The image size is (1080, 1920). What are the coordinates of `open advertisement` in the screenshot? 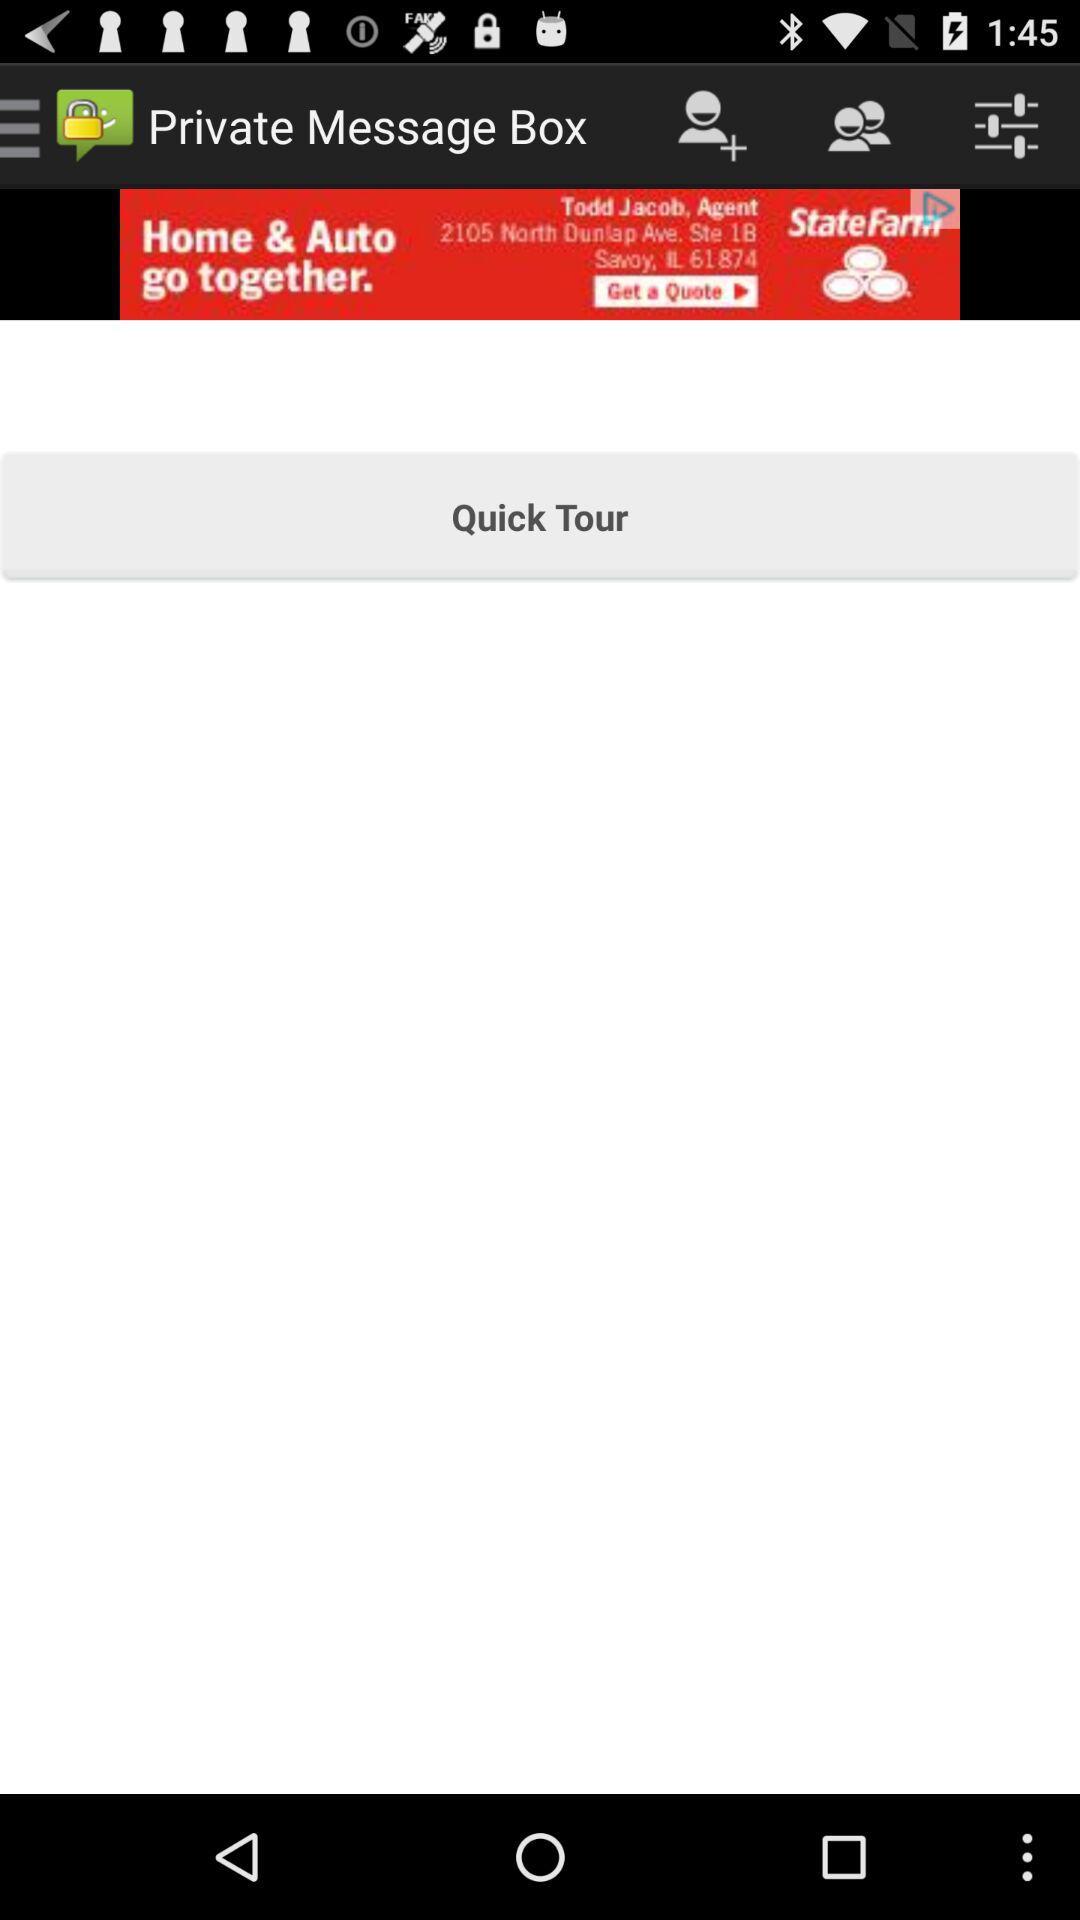 It's located at (540, 253).